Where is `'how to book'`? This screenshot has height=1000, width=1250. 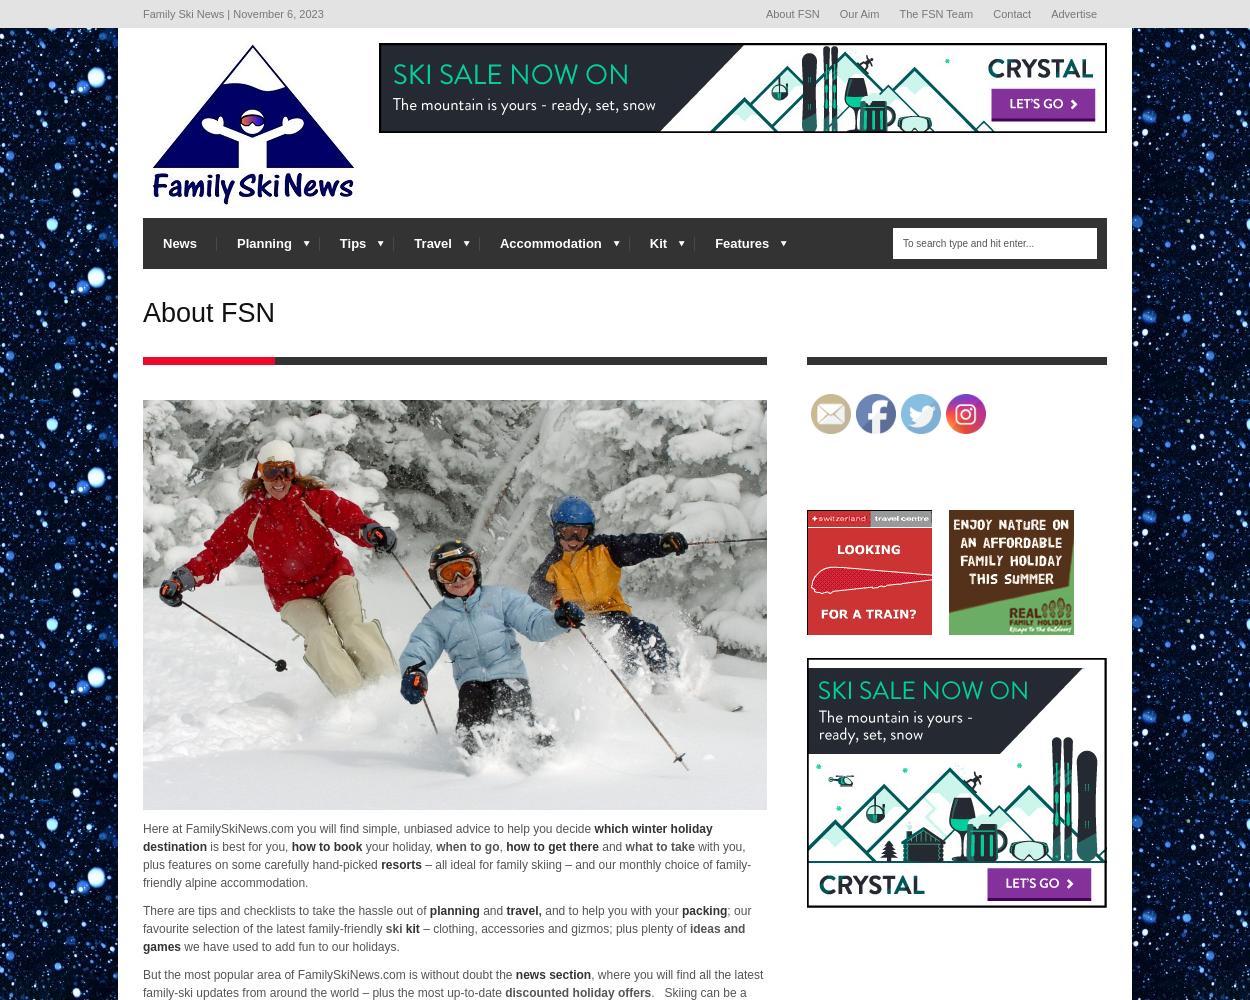 'how to book' is located at coordinates (325, 845).